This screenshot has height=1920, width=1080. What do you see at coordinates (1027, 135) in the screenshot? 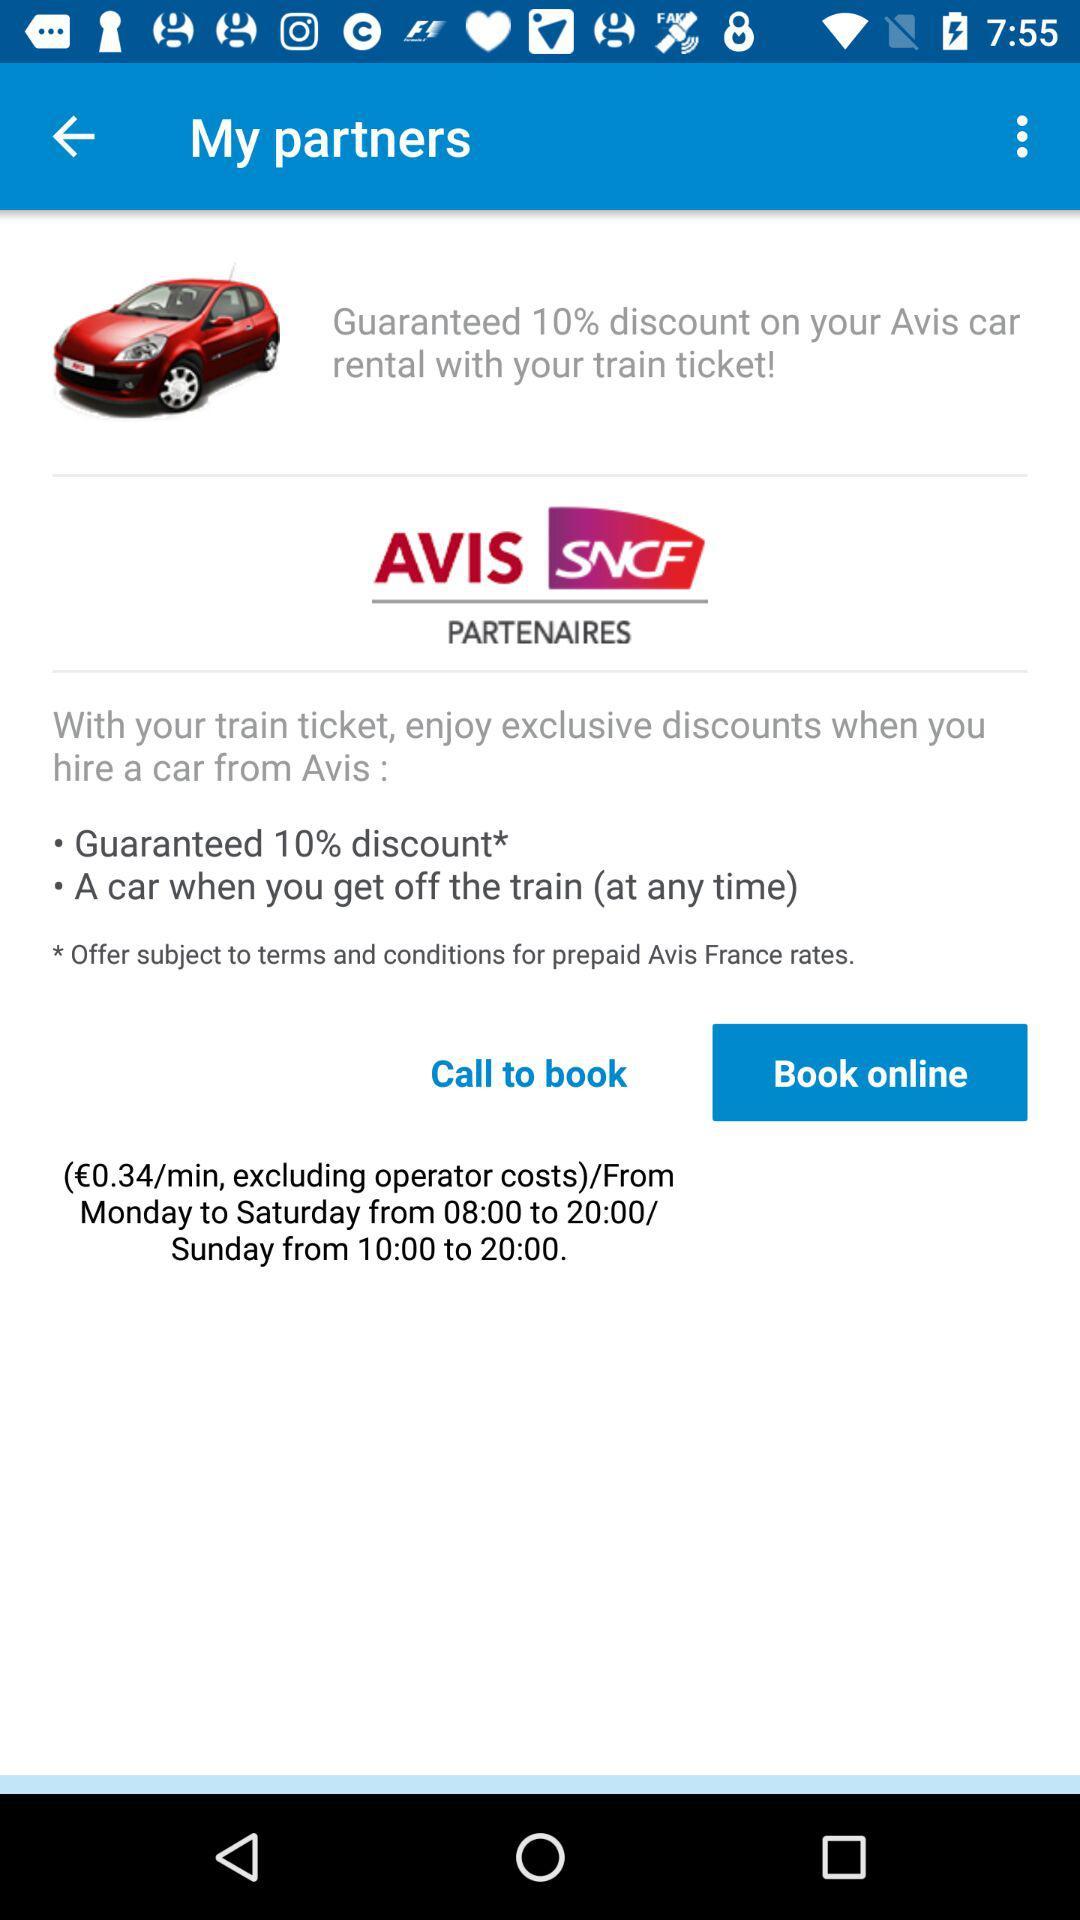
I see `icon next to my partners item` at bounding box center [1027, 135].